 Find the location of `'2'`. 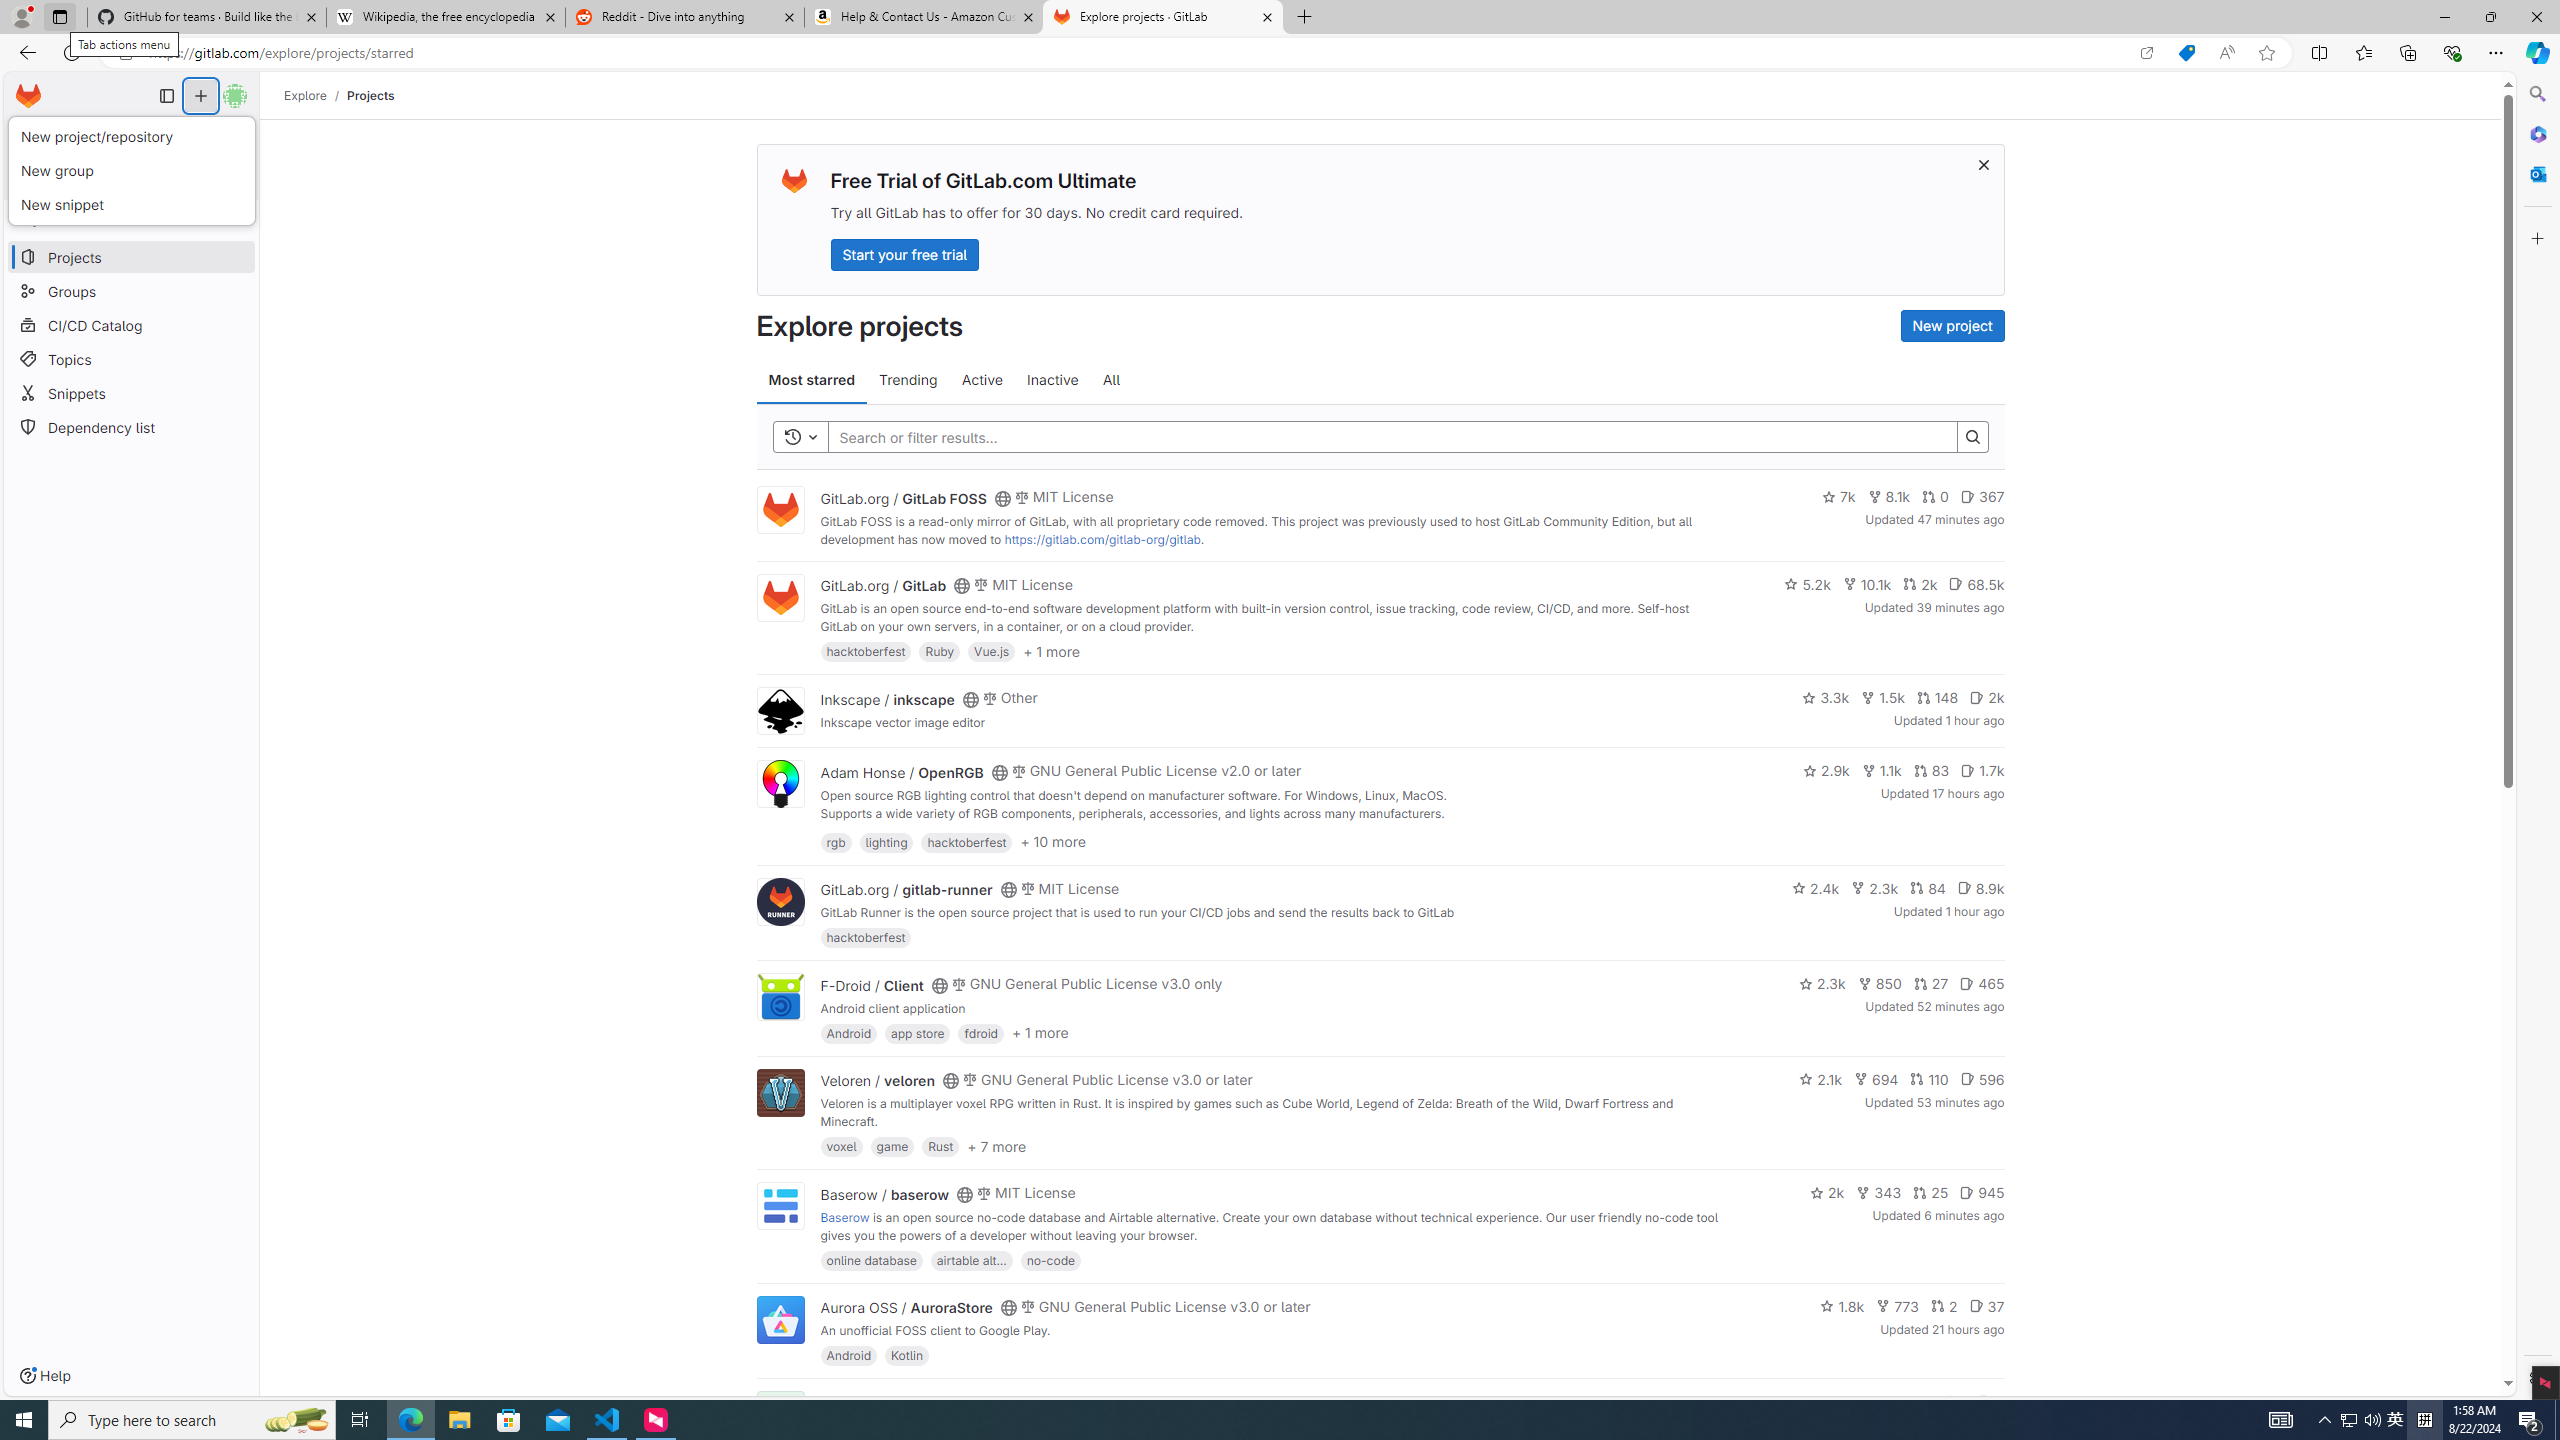

'2' is located at coordinates (1944, 1305).